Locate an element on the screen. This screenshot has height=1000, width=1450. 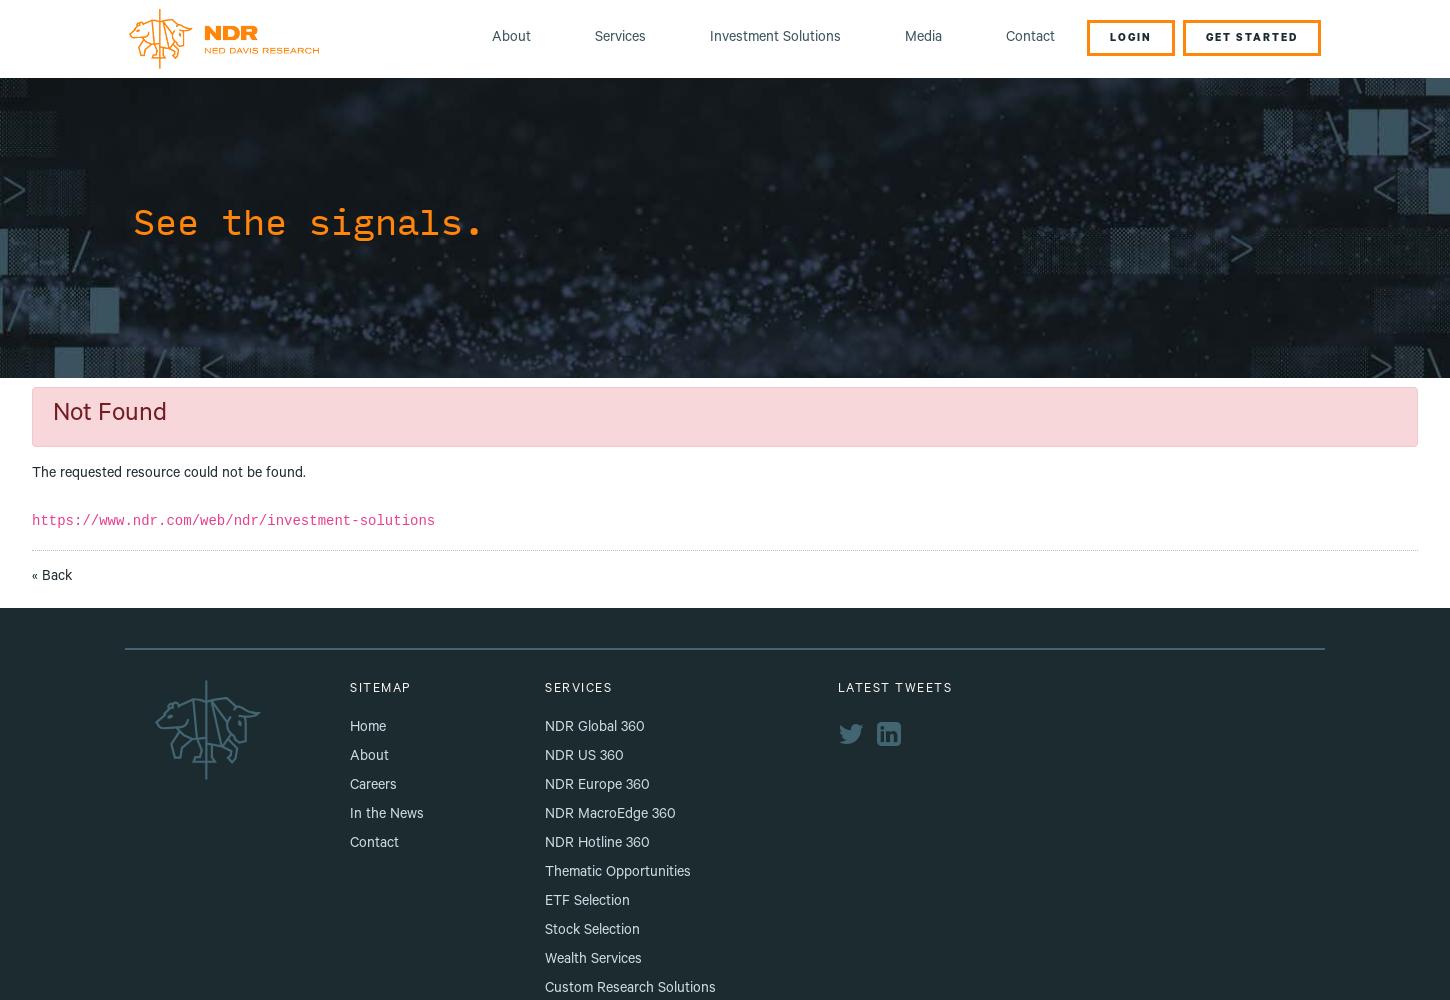
'https://www.ndr.com/web/ndr/investment-solutions' is located at coordinates (232, 520).